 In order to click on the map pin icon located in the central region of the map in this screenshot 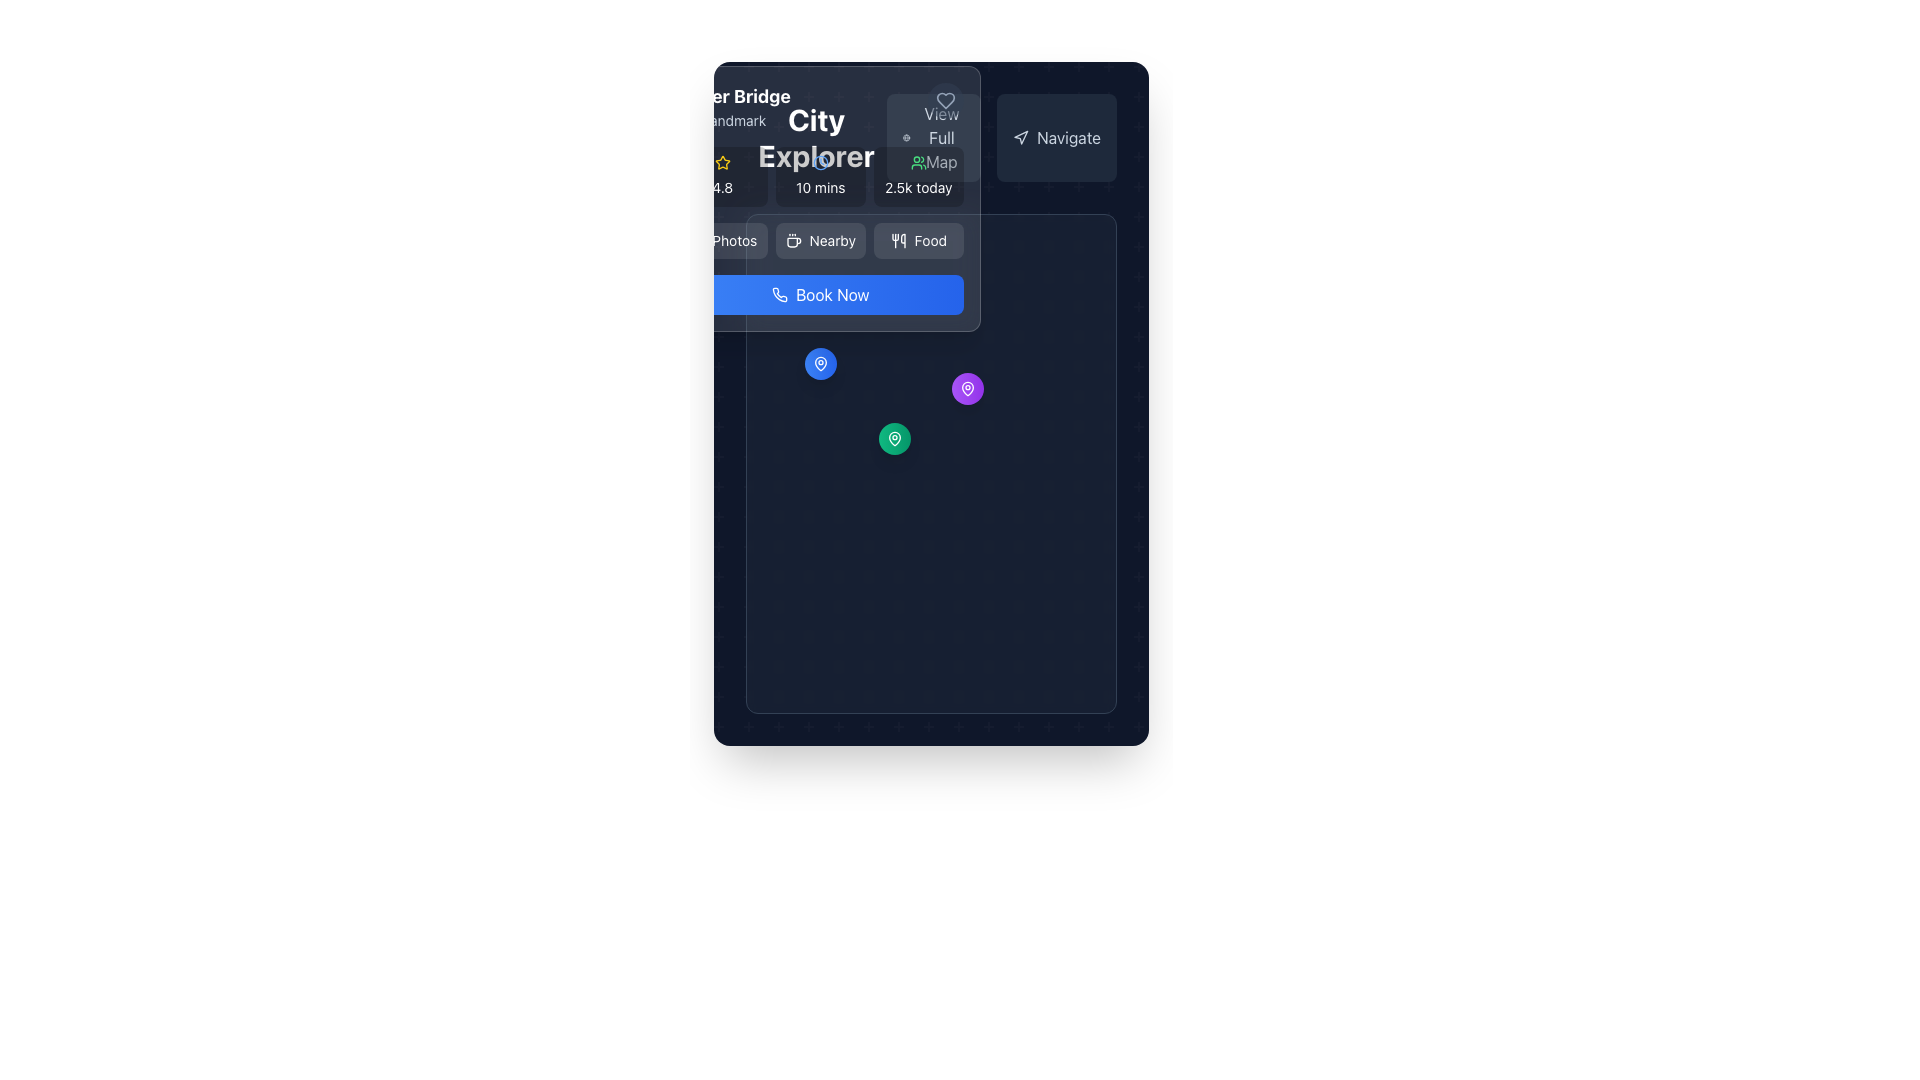, I will do `click(893, 438)`.